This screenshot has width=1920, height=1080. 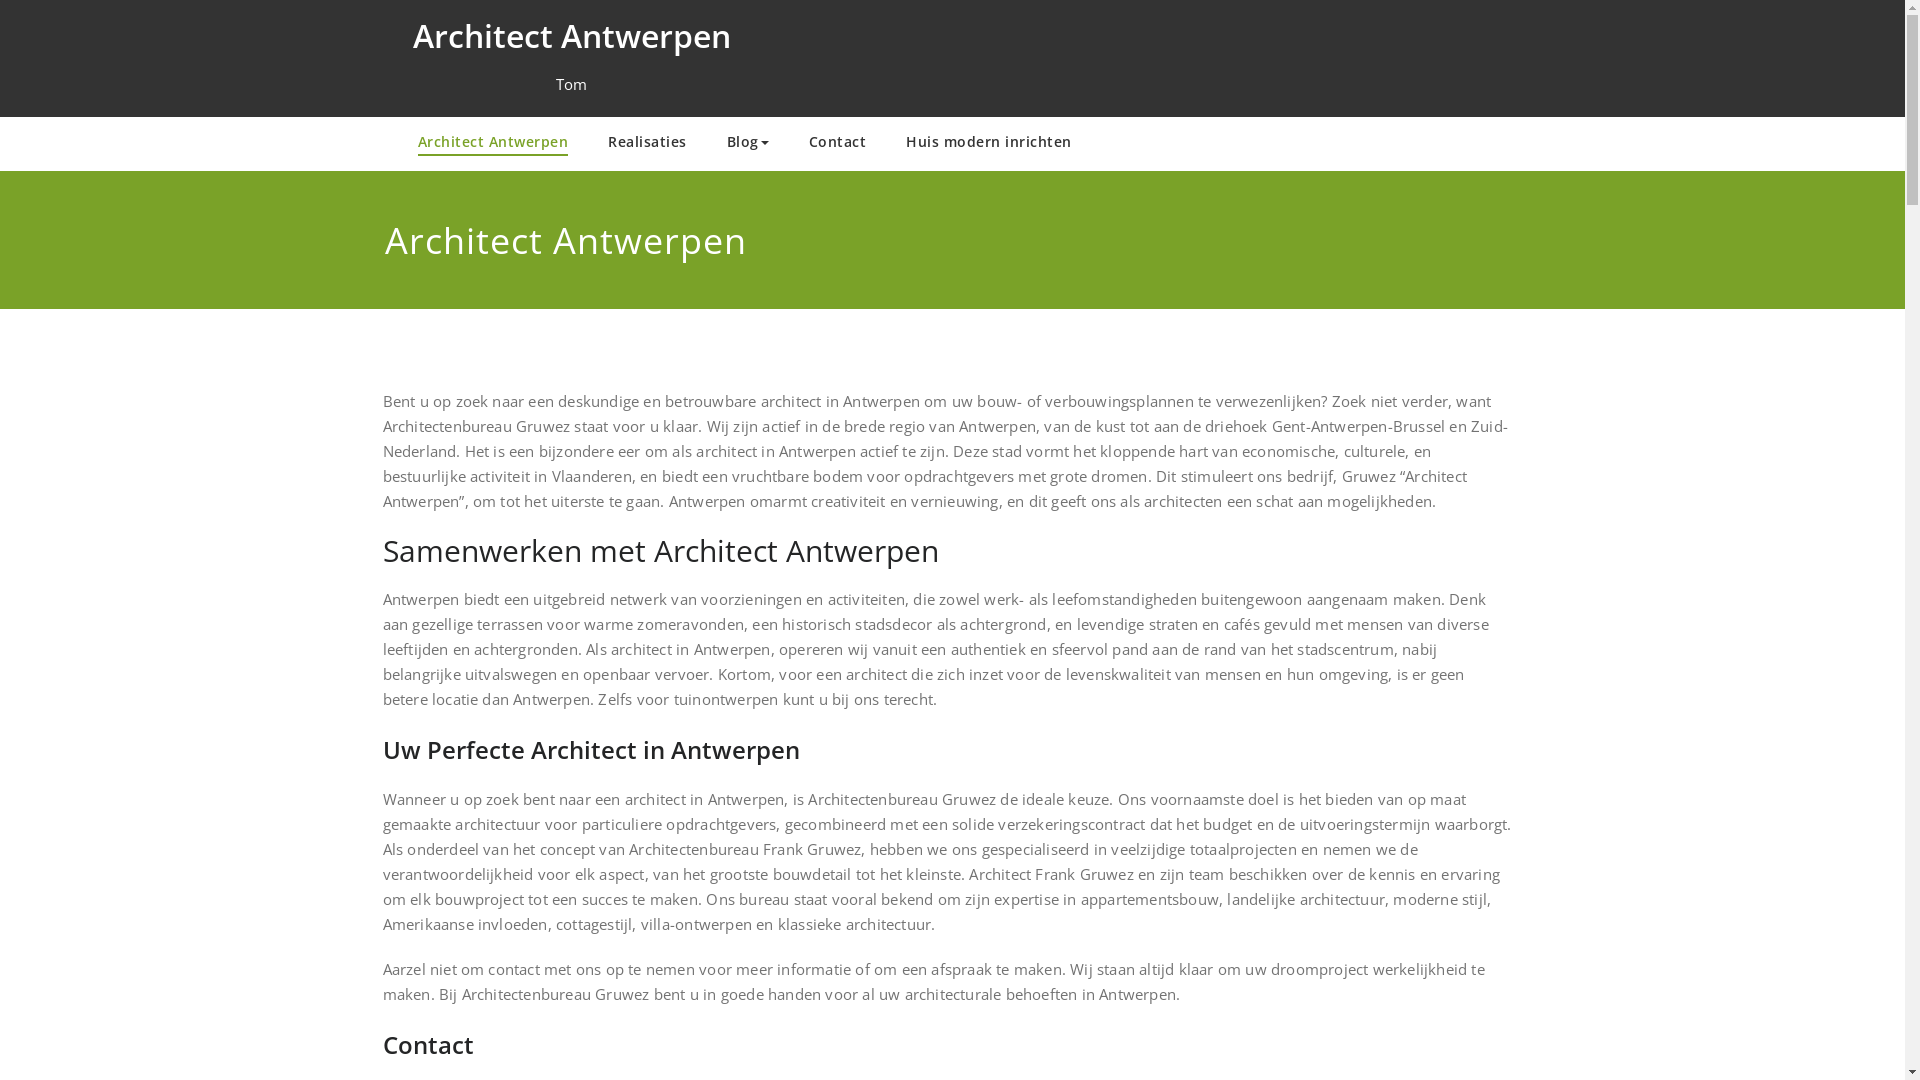 I want to click on 'Architect Antwerpen', so click(x=570, y=35).